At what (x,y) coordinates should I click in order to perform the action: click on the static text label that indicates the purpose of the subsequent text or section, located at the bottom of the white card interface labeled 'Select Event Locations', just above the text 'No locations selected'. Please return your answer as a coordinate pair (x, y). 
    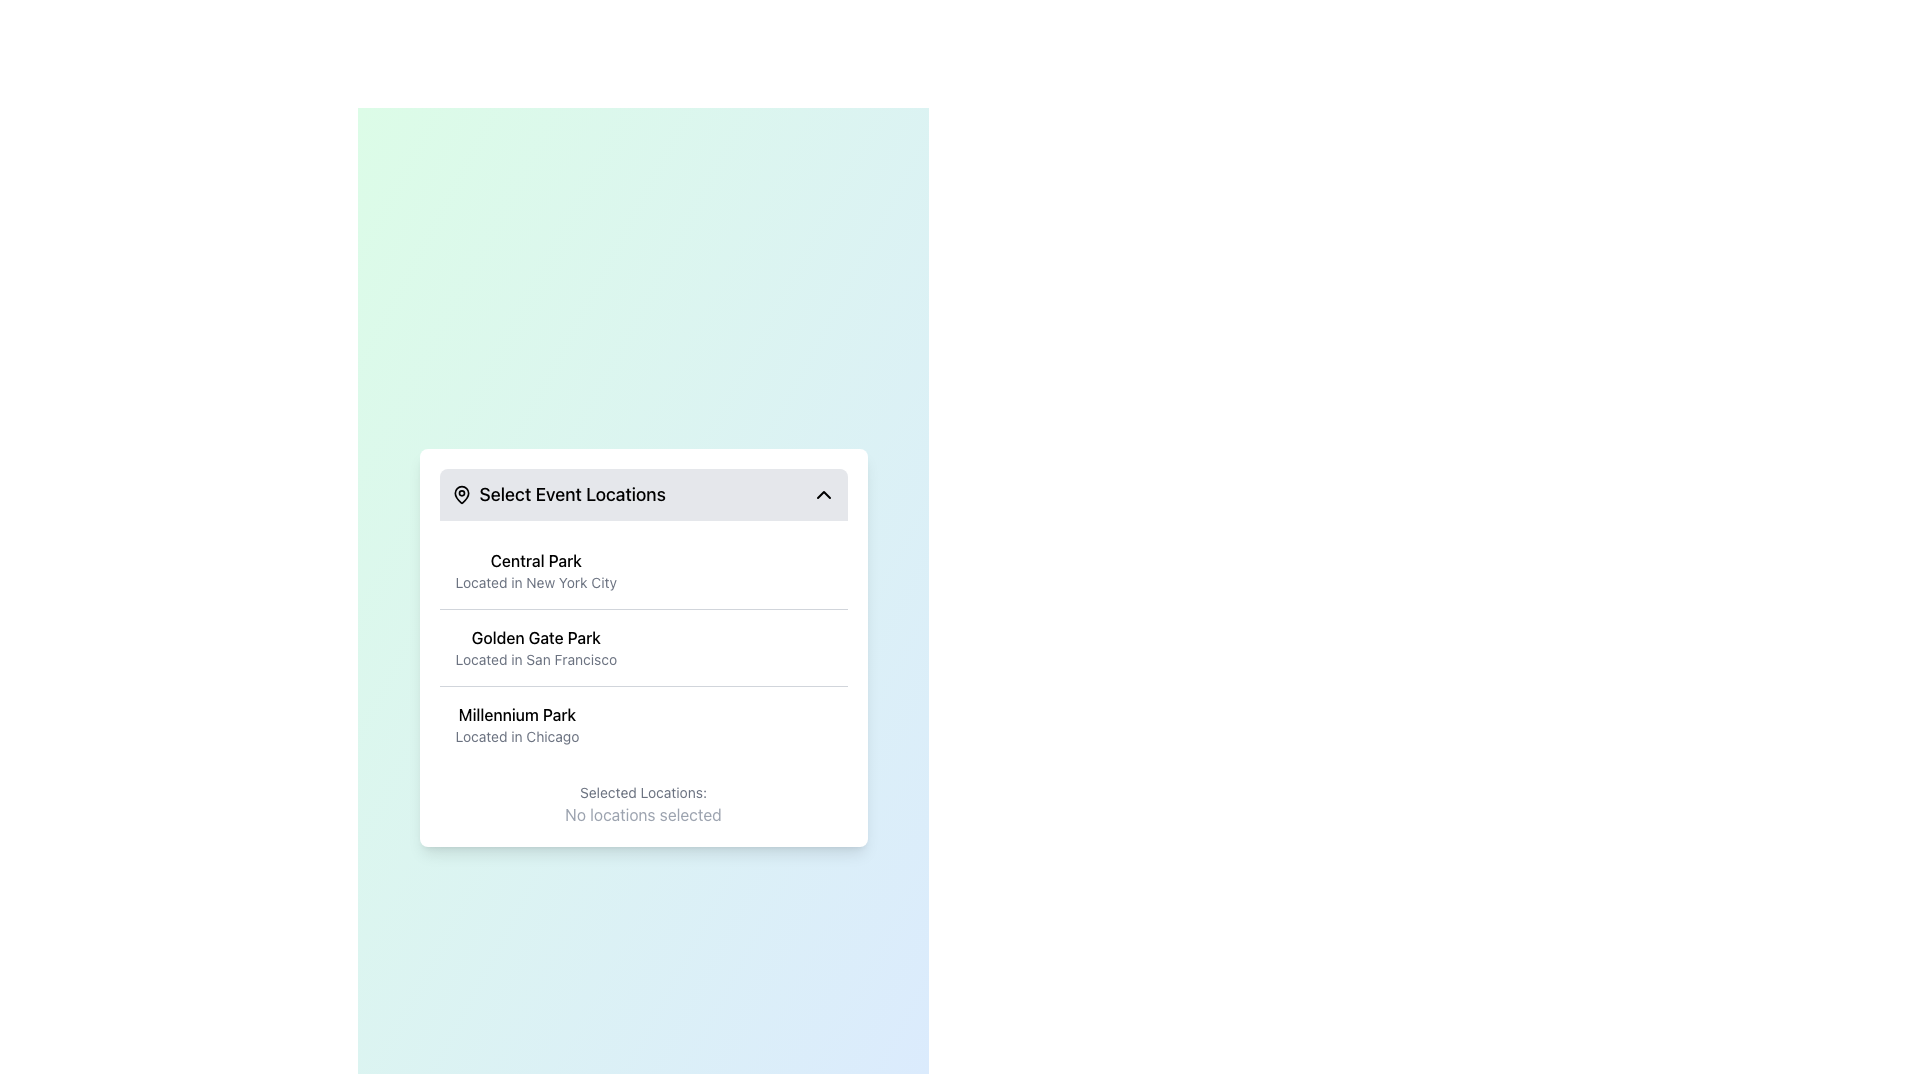
    Looking at the image, I should click on (643, 792).